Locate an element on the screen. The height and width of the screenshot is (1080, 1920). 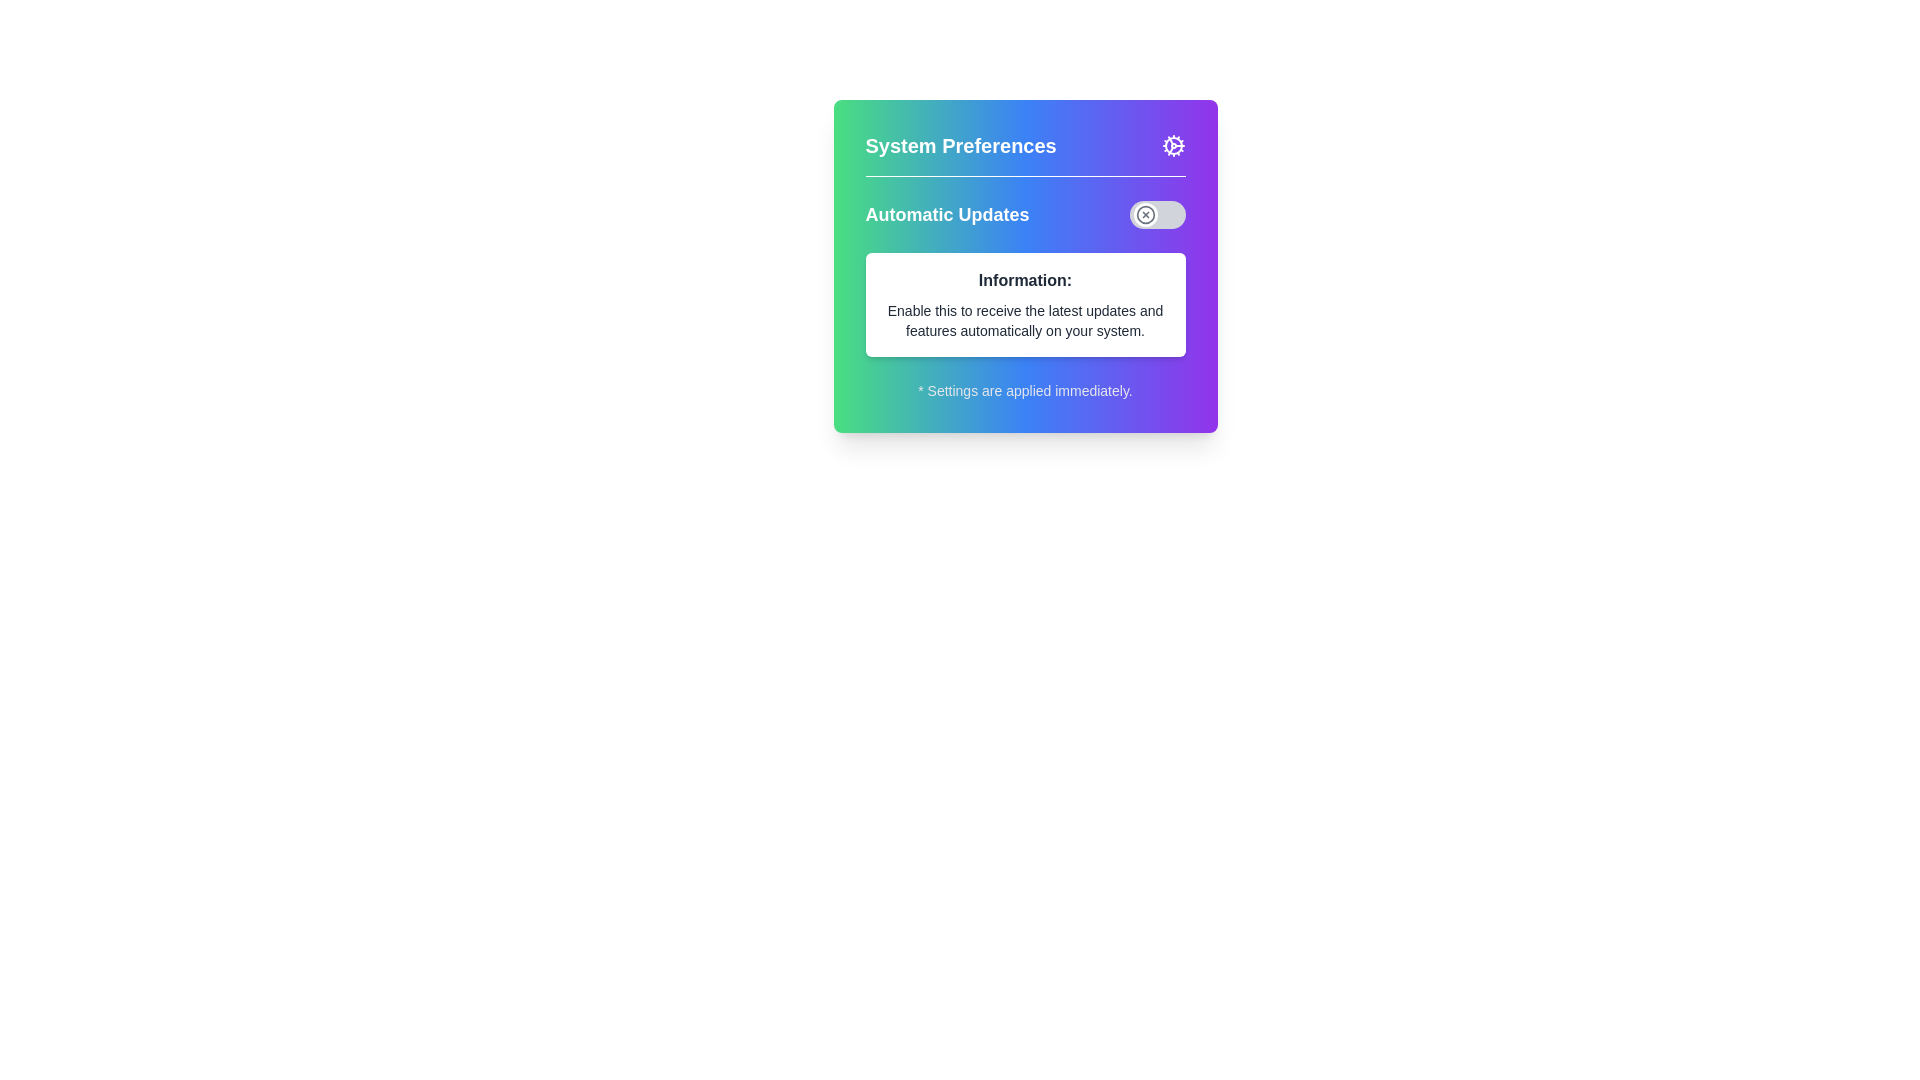
the toggle switch thumb on the right side of the 'Automatic Updates' toggle bar within the 'System Preferences' card to trigger possible visual effects is located at coordinates (1145, 215).